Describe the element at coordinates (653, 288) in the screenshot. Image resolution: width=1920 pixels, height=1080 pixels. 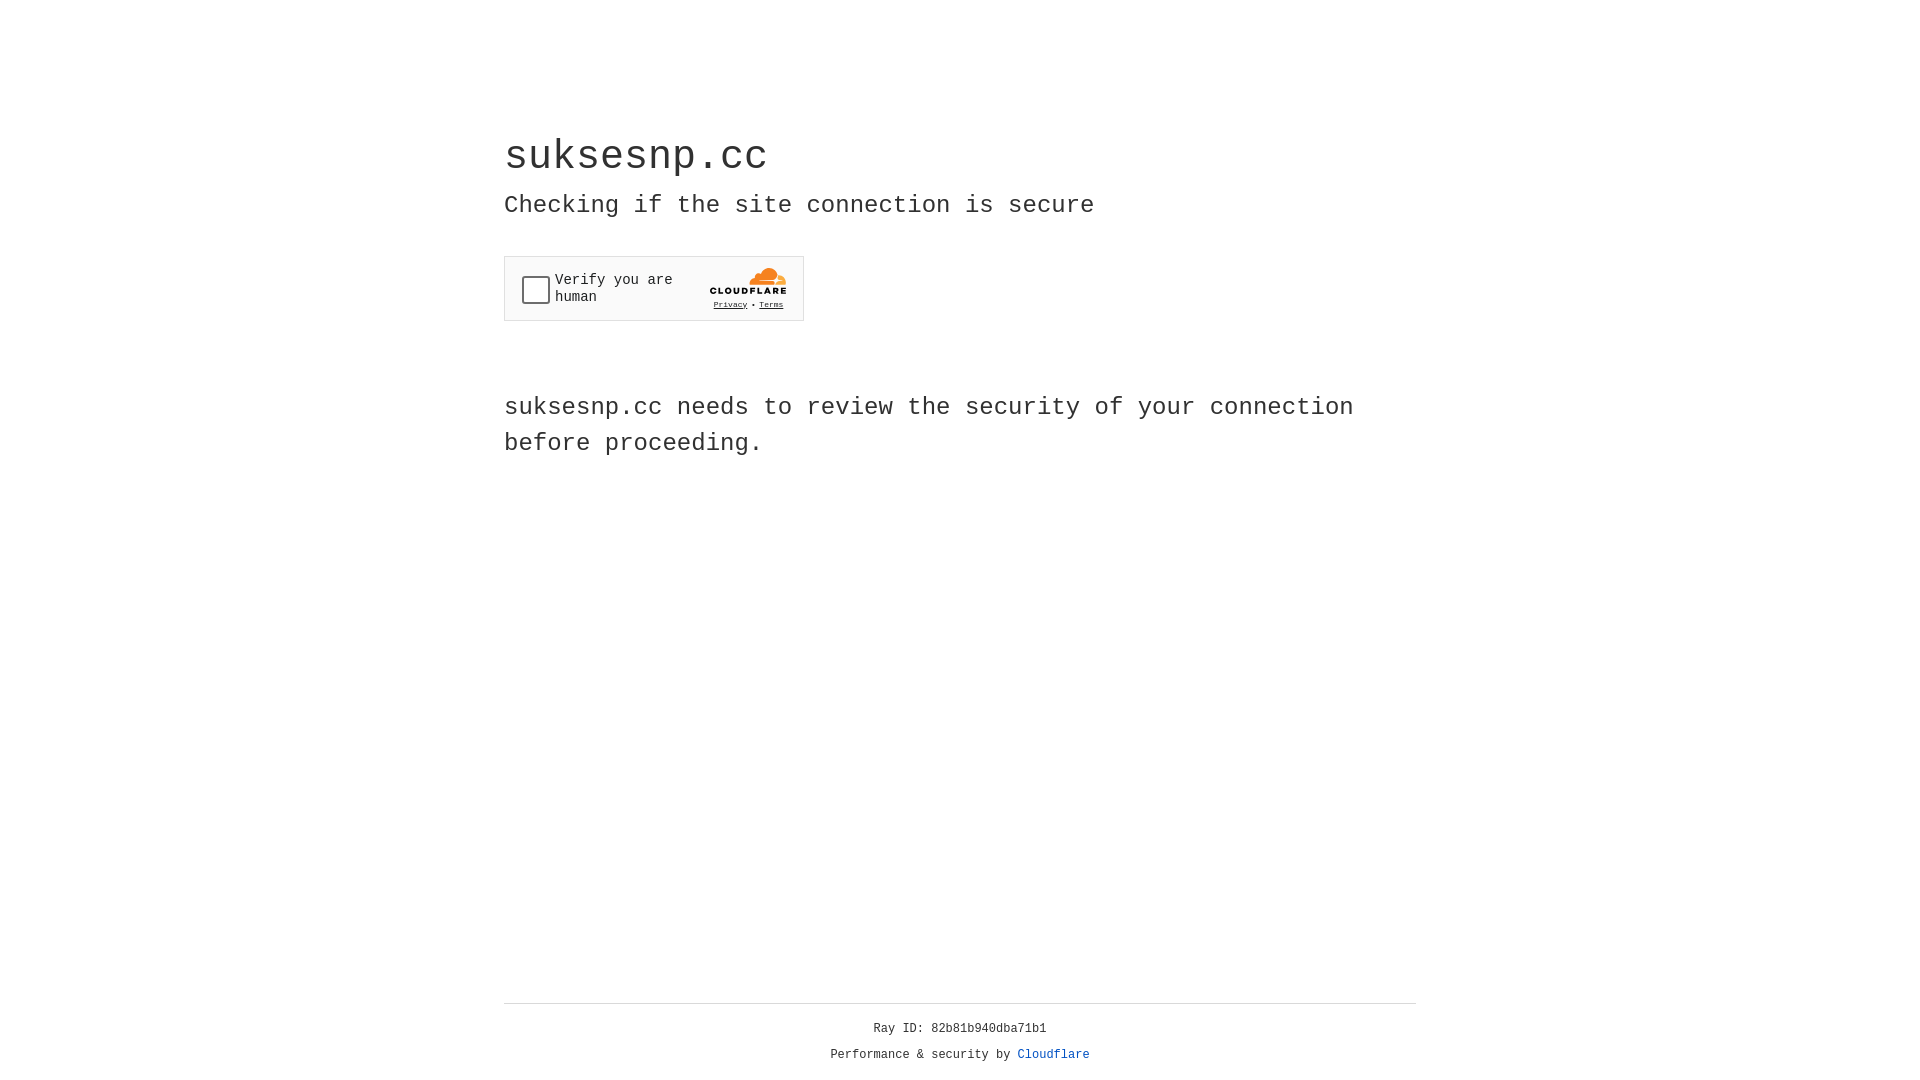
I see `'Widget containing a Cloudflare security challenge'` at that location.